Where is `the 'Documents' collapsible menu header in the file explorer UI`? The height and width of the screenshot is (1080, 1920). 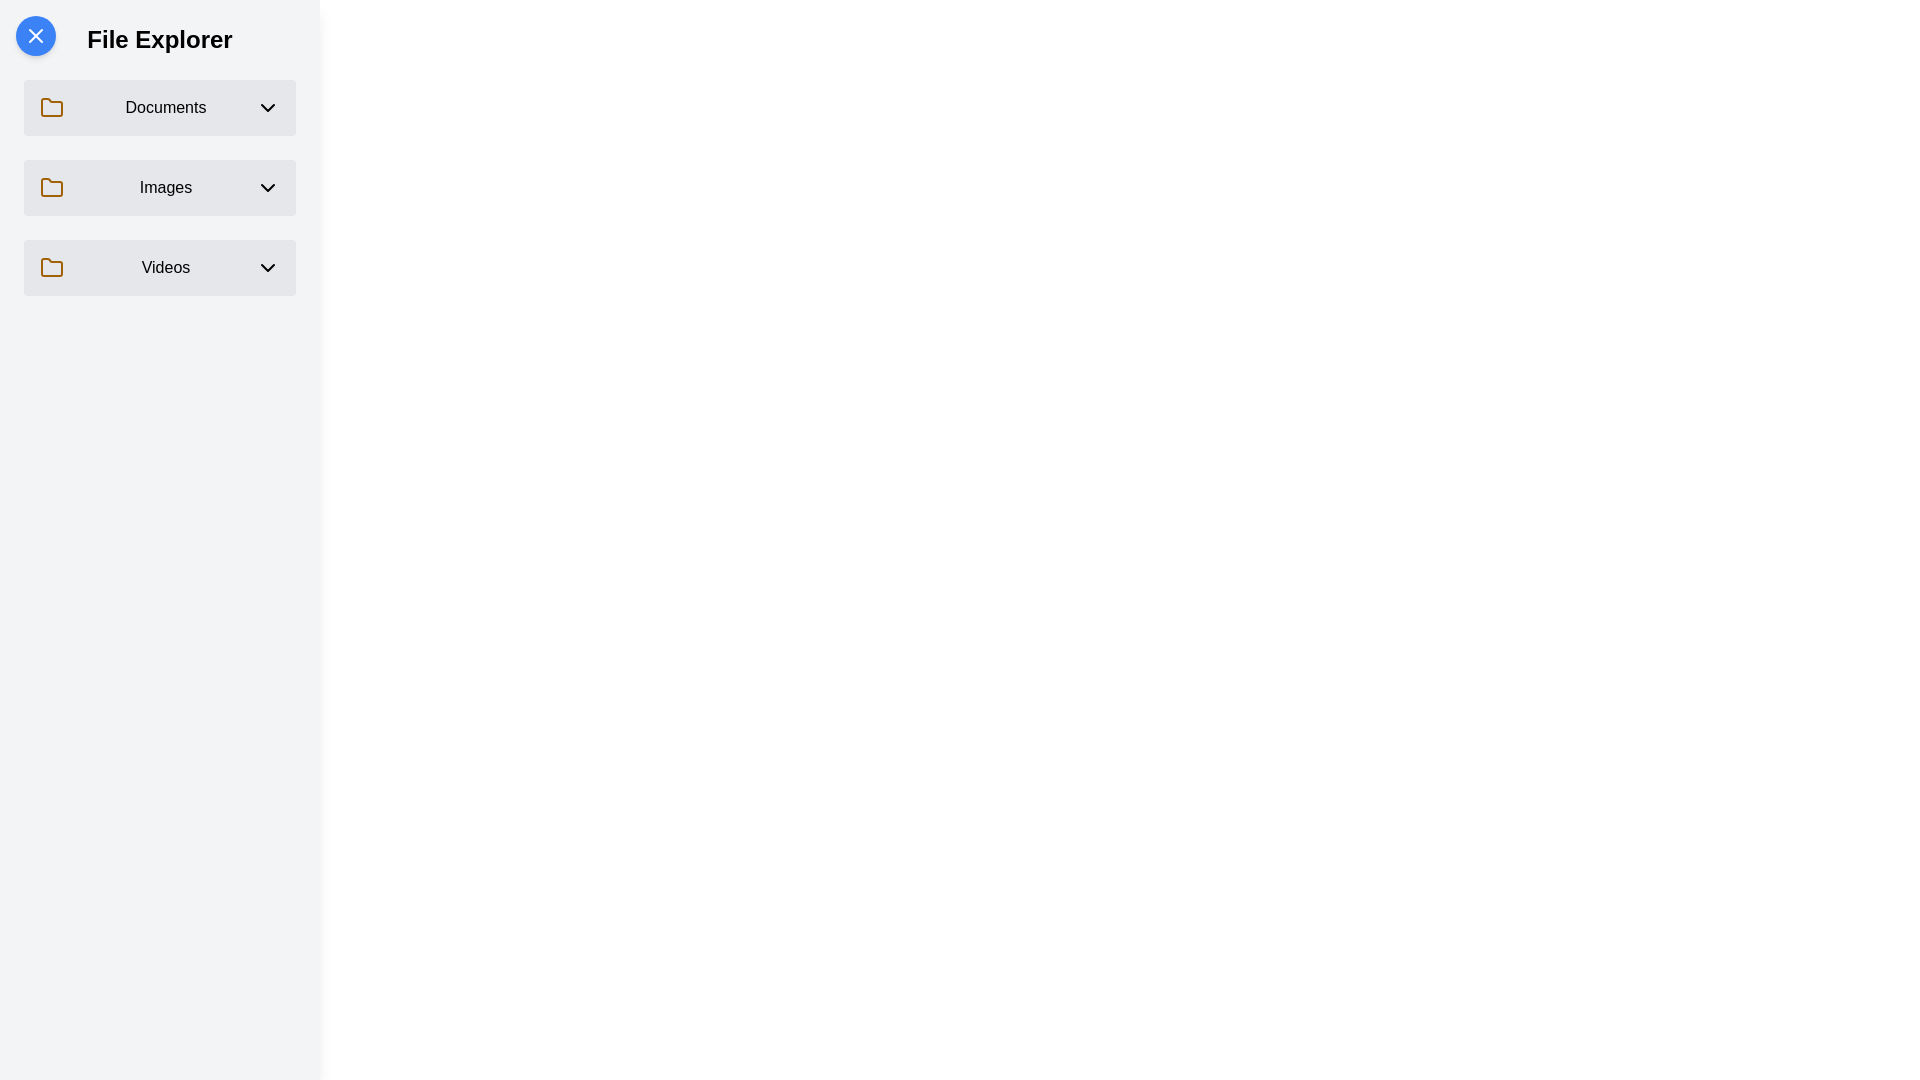
the 'Documents' collapsible menu header in the file explorer UI is located at coordinates (158, 108).